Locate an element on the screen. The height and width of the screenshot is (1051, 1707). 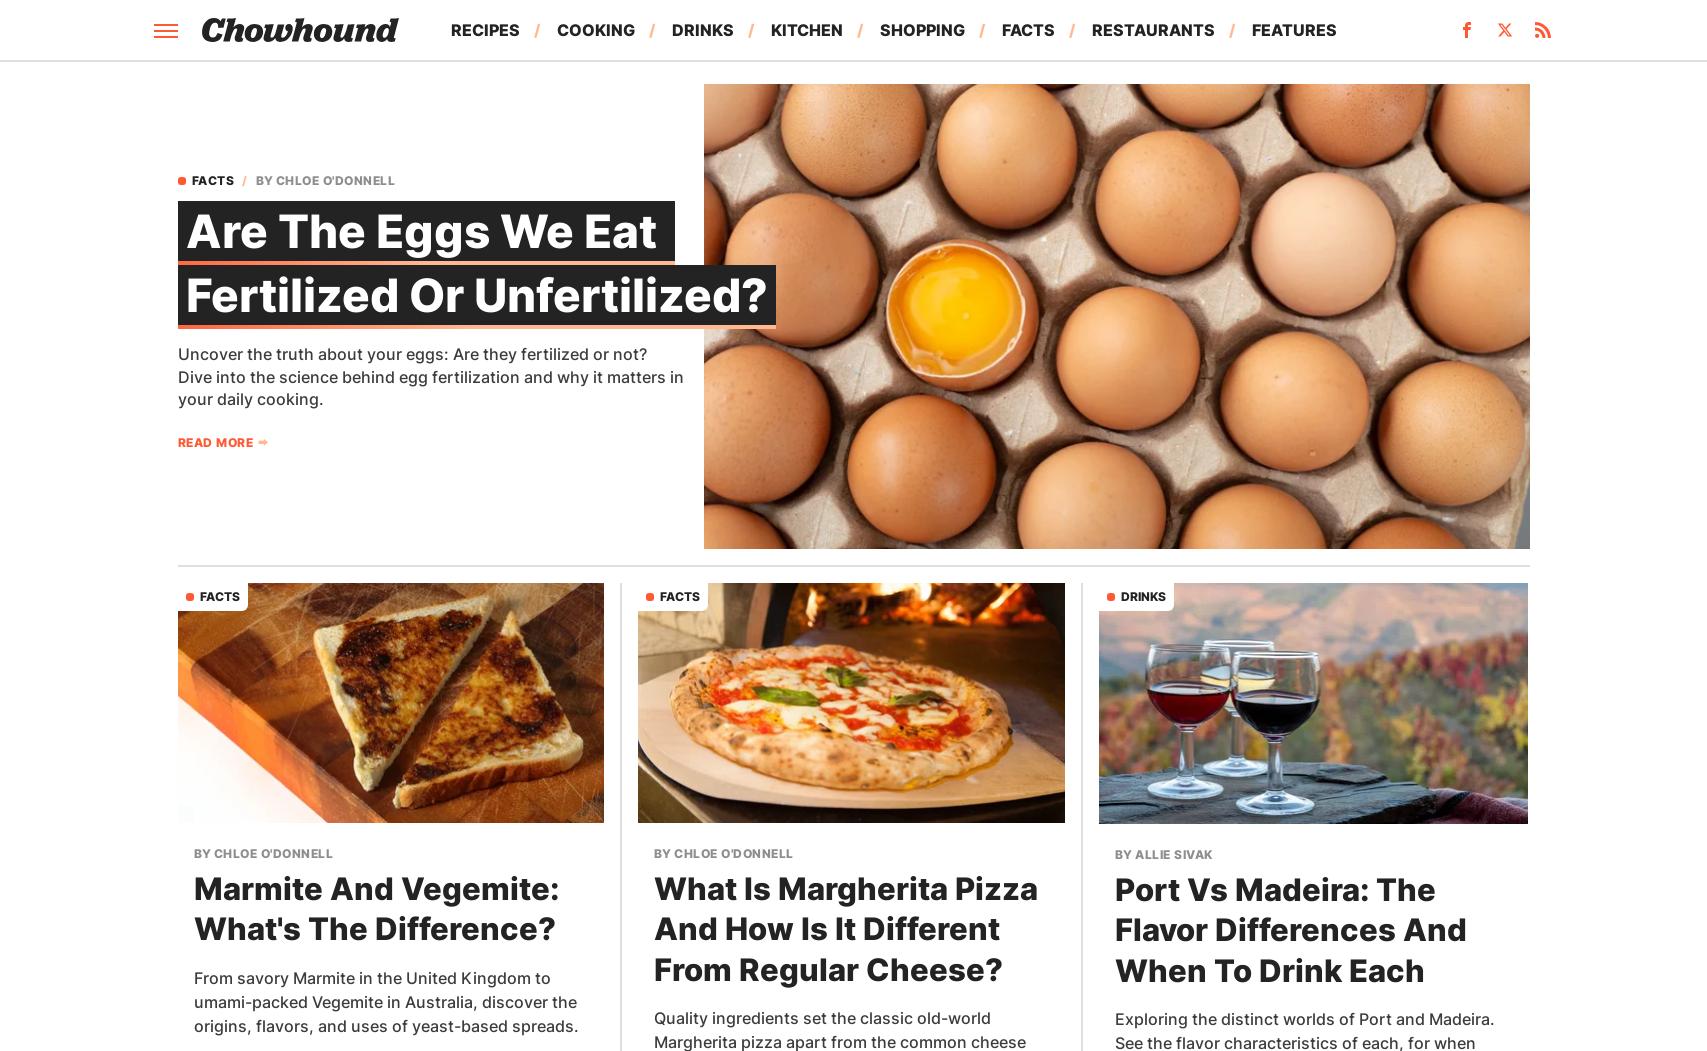
'Recipes' is located at coordinates (484, 29).